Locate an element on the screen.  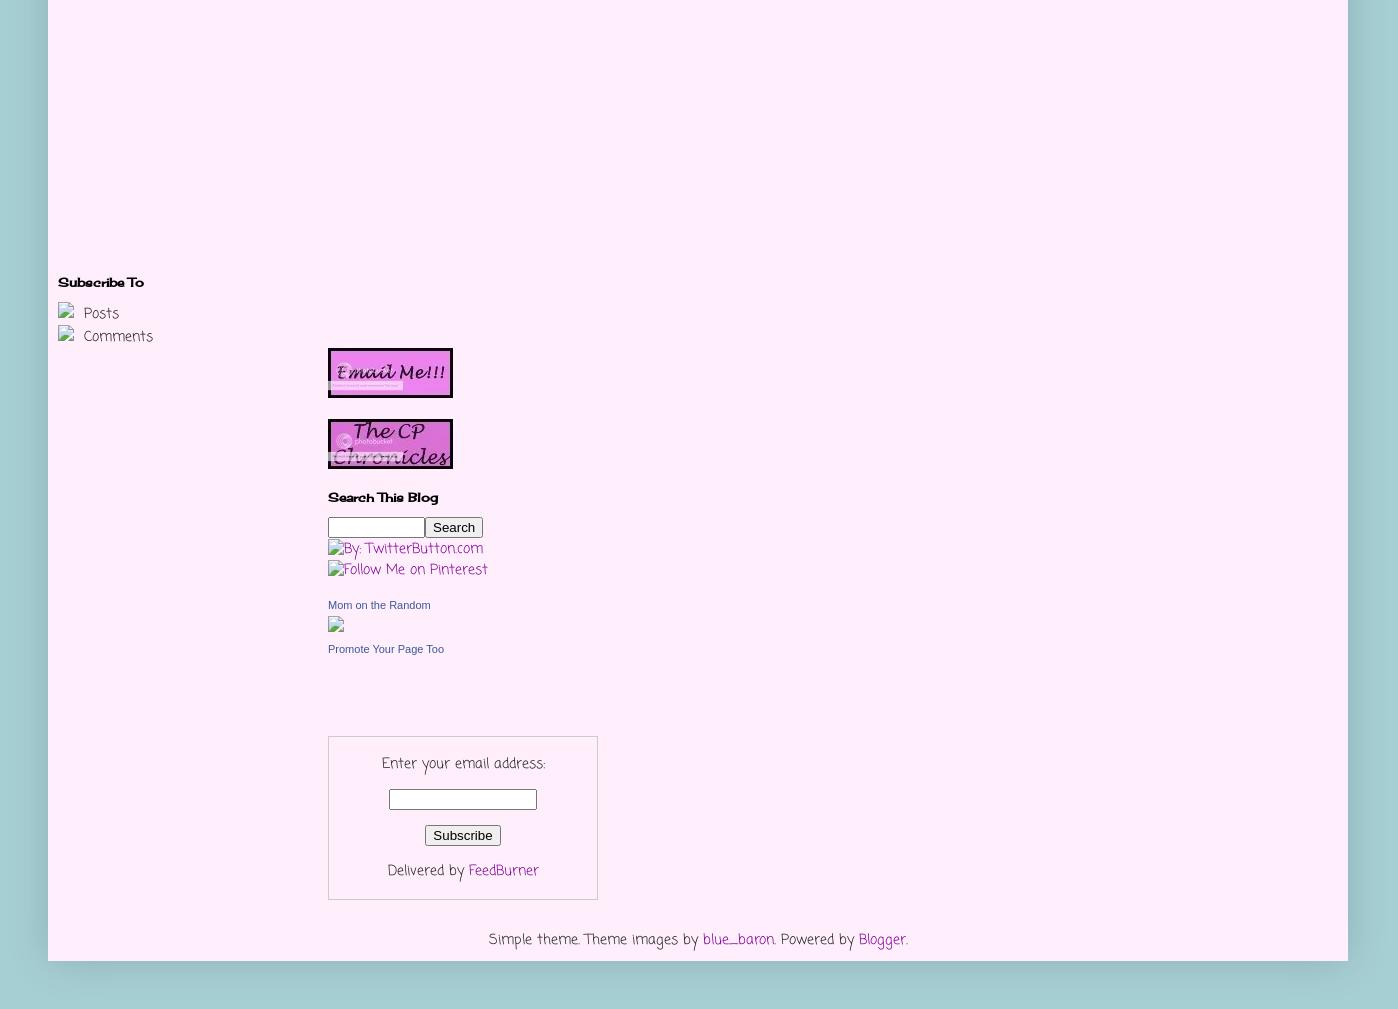
'Blogger' is located at coordinates (881, 940).